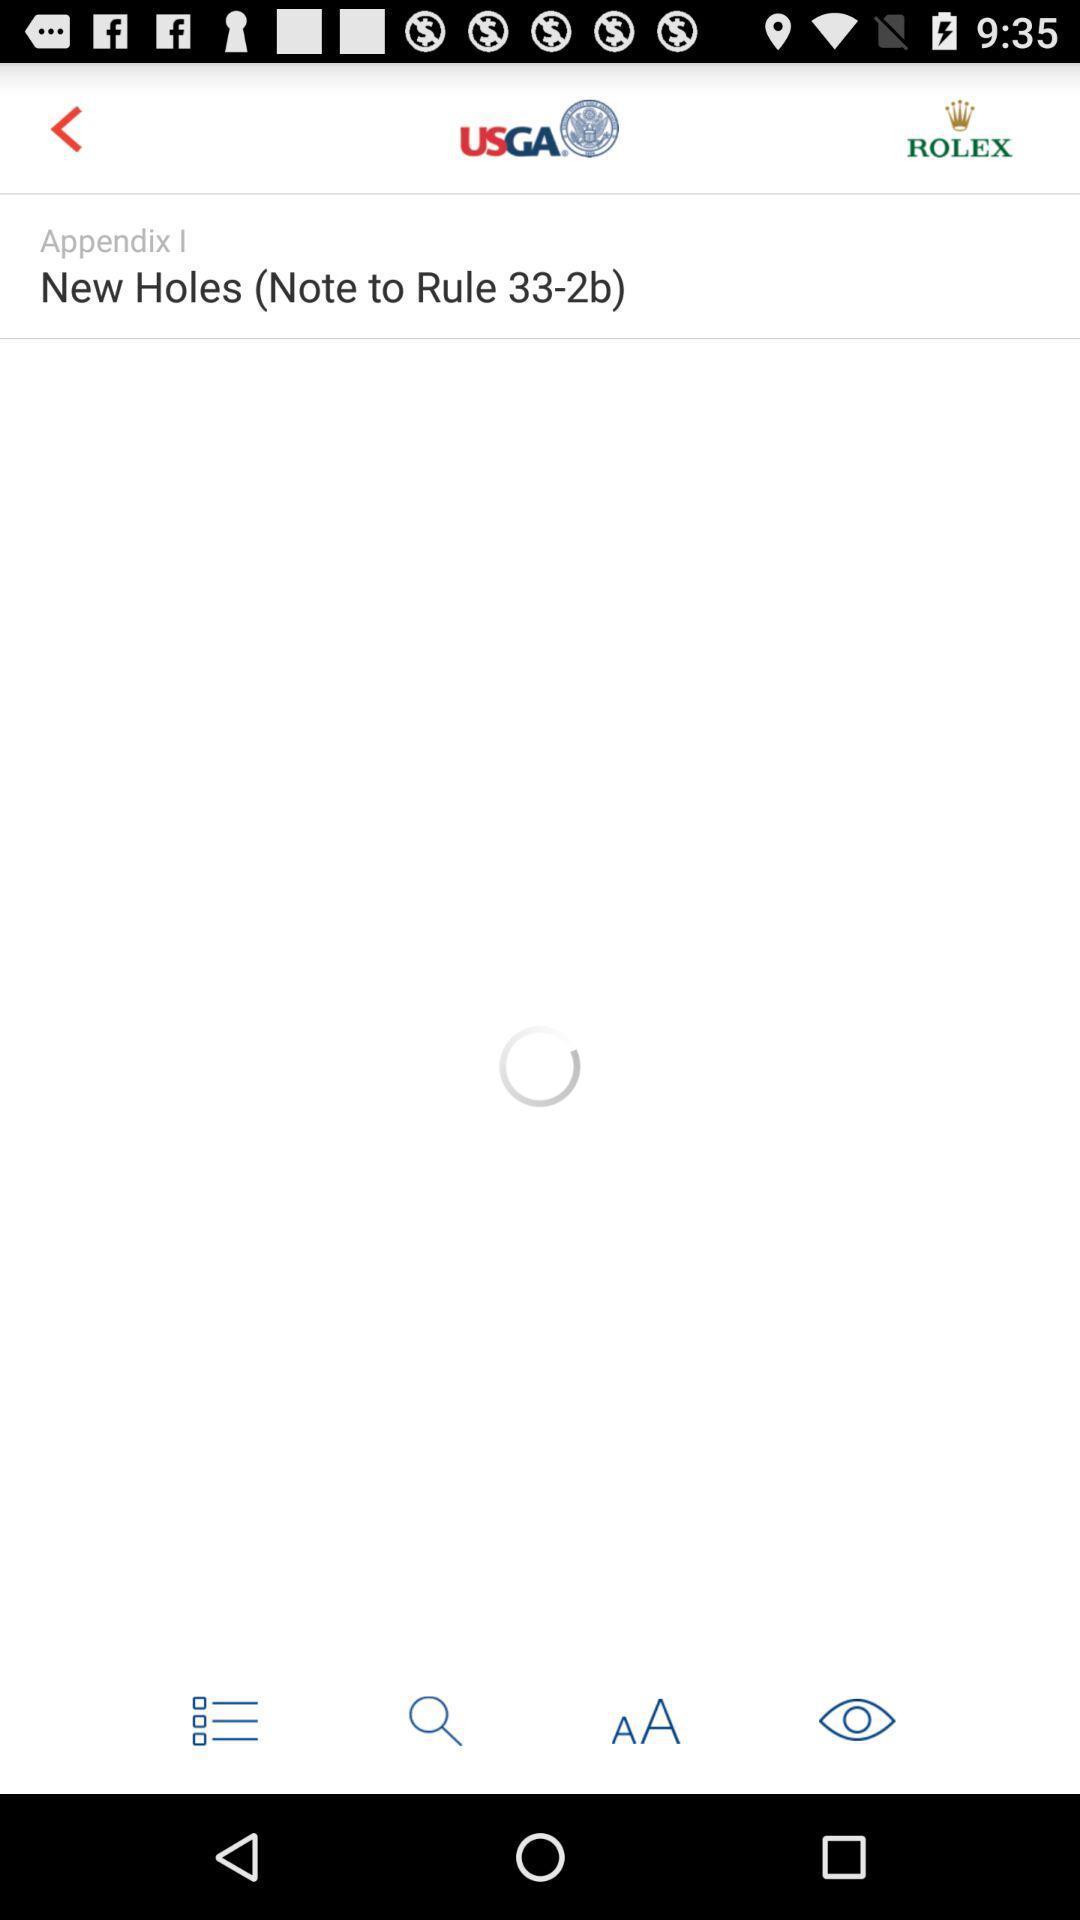  I want to click on previous, so click(64, 127).